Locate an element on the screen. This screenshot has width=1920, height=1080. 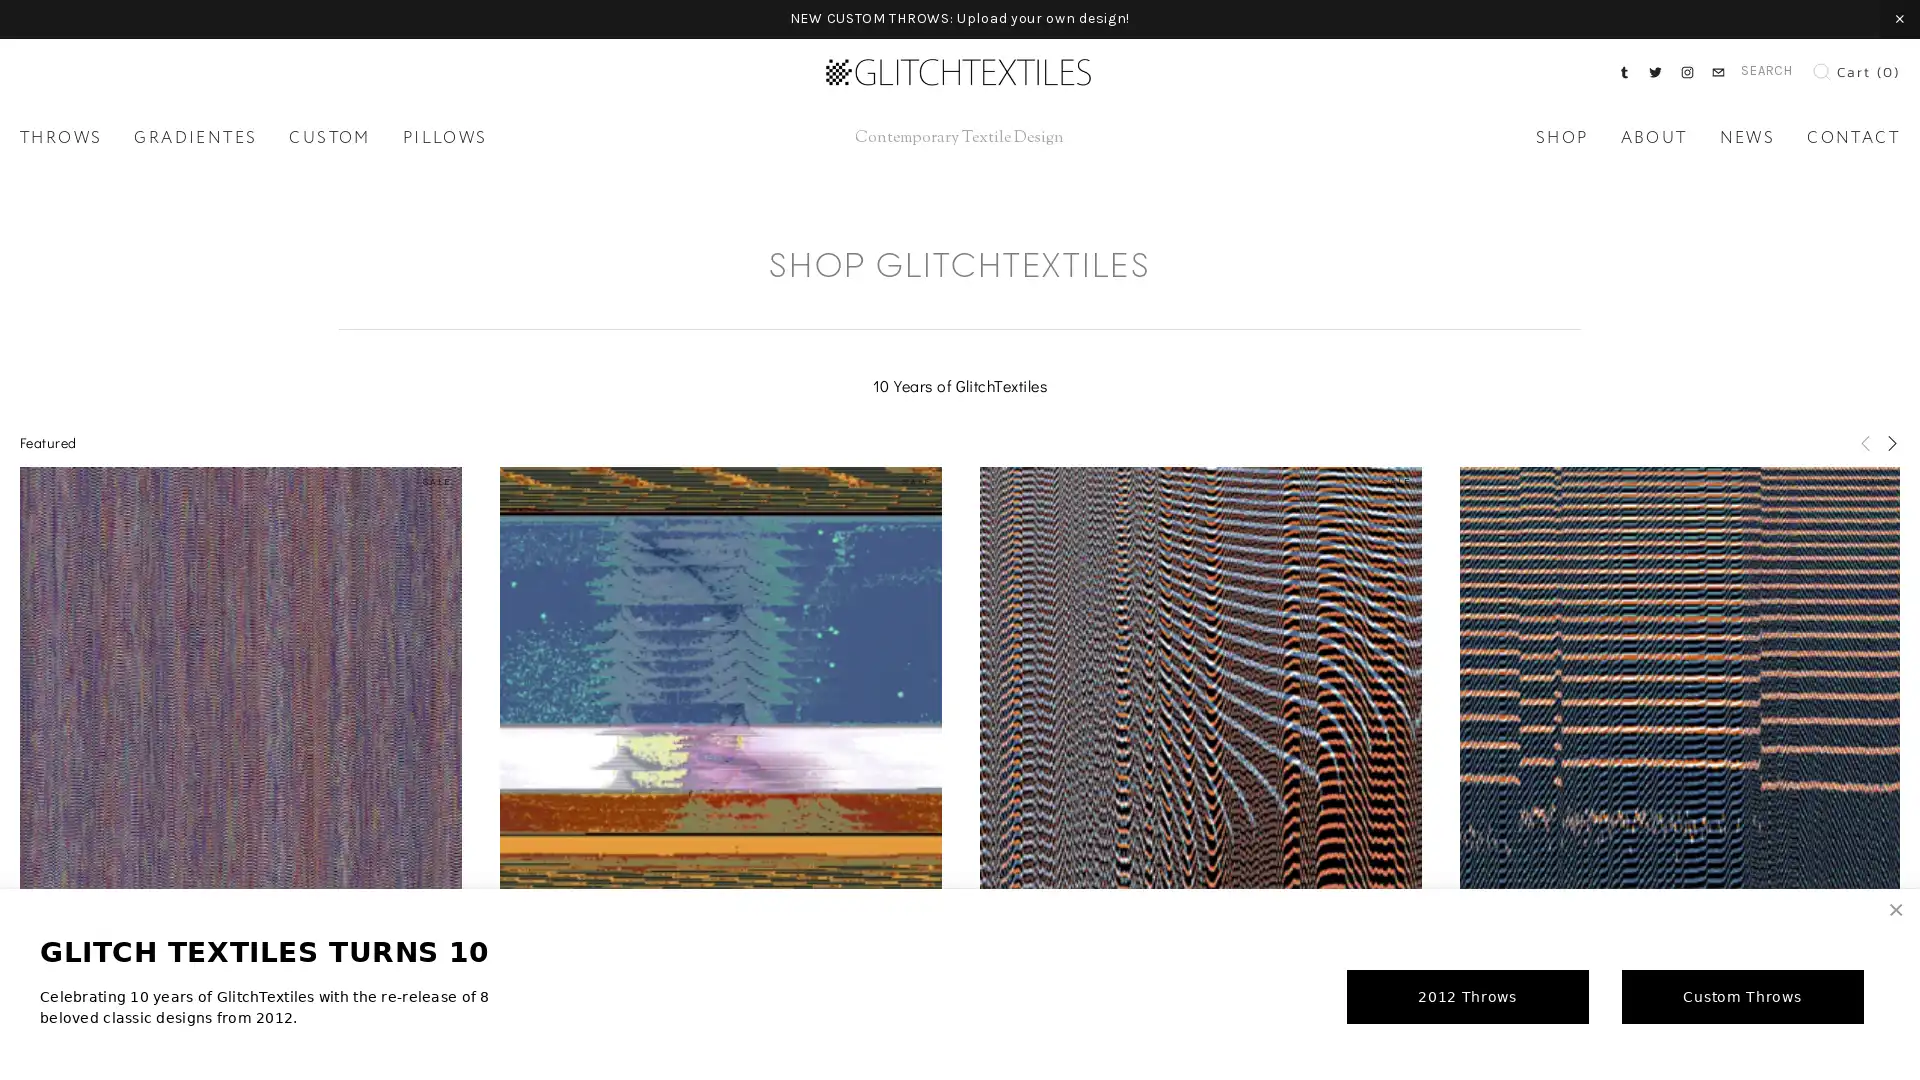
Next is located at coordinates (1890, 441).